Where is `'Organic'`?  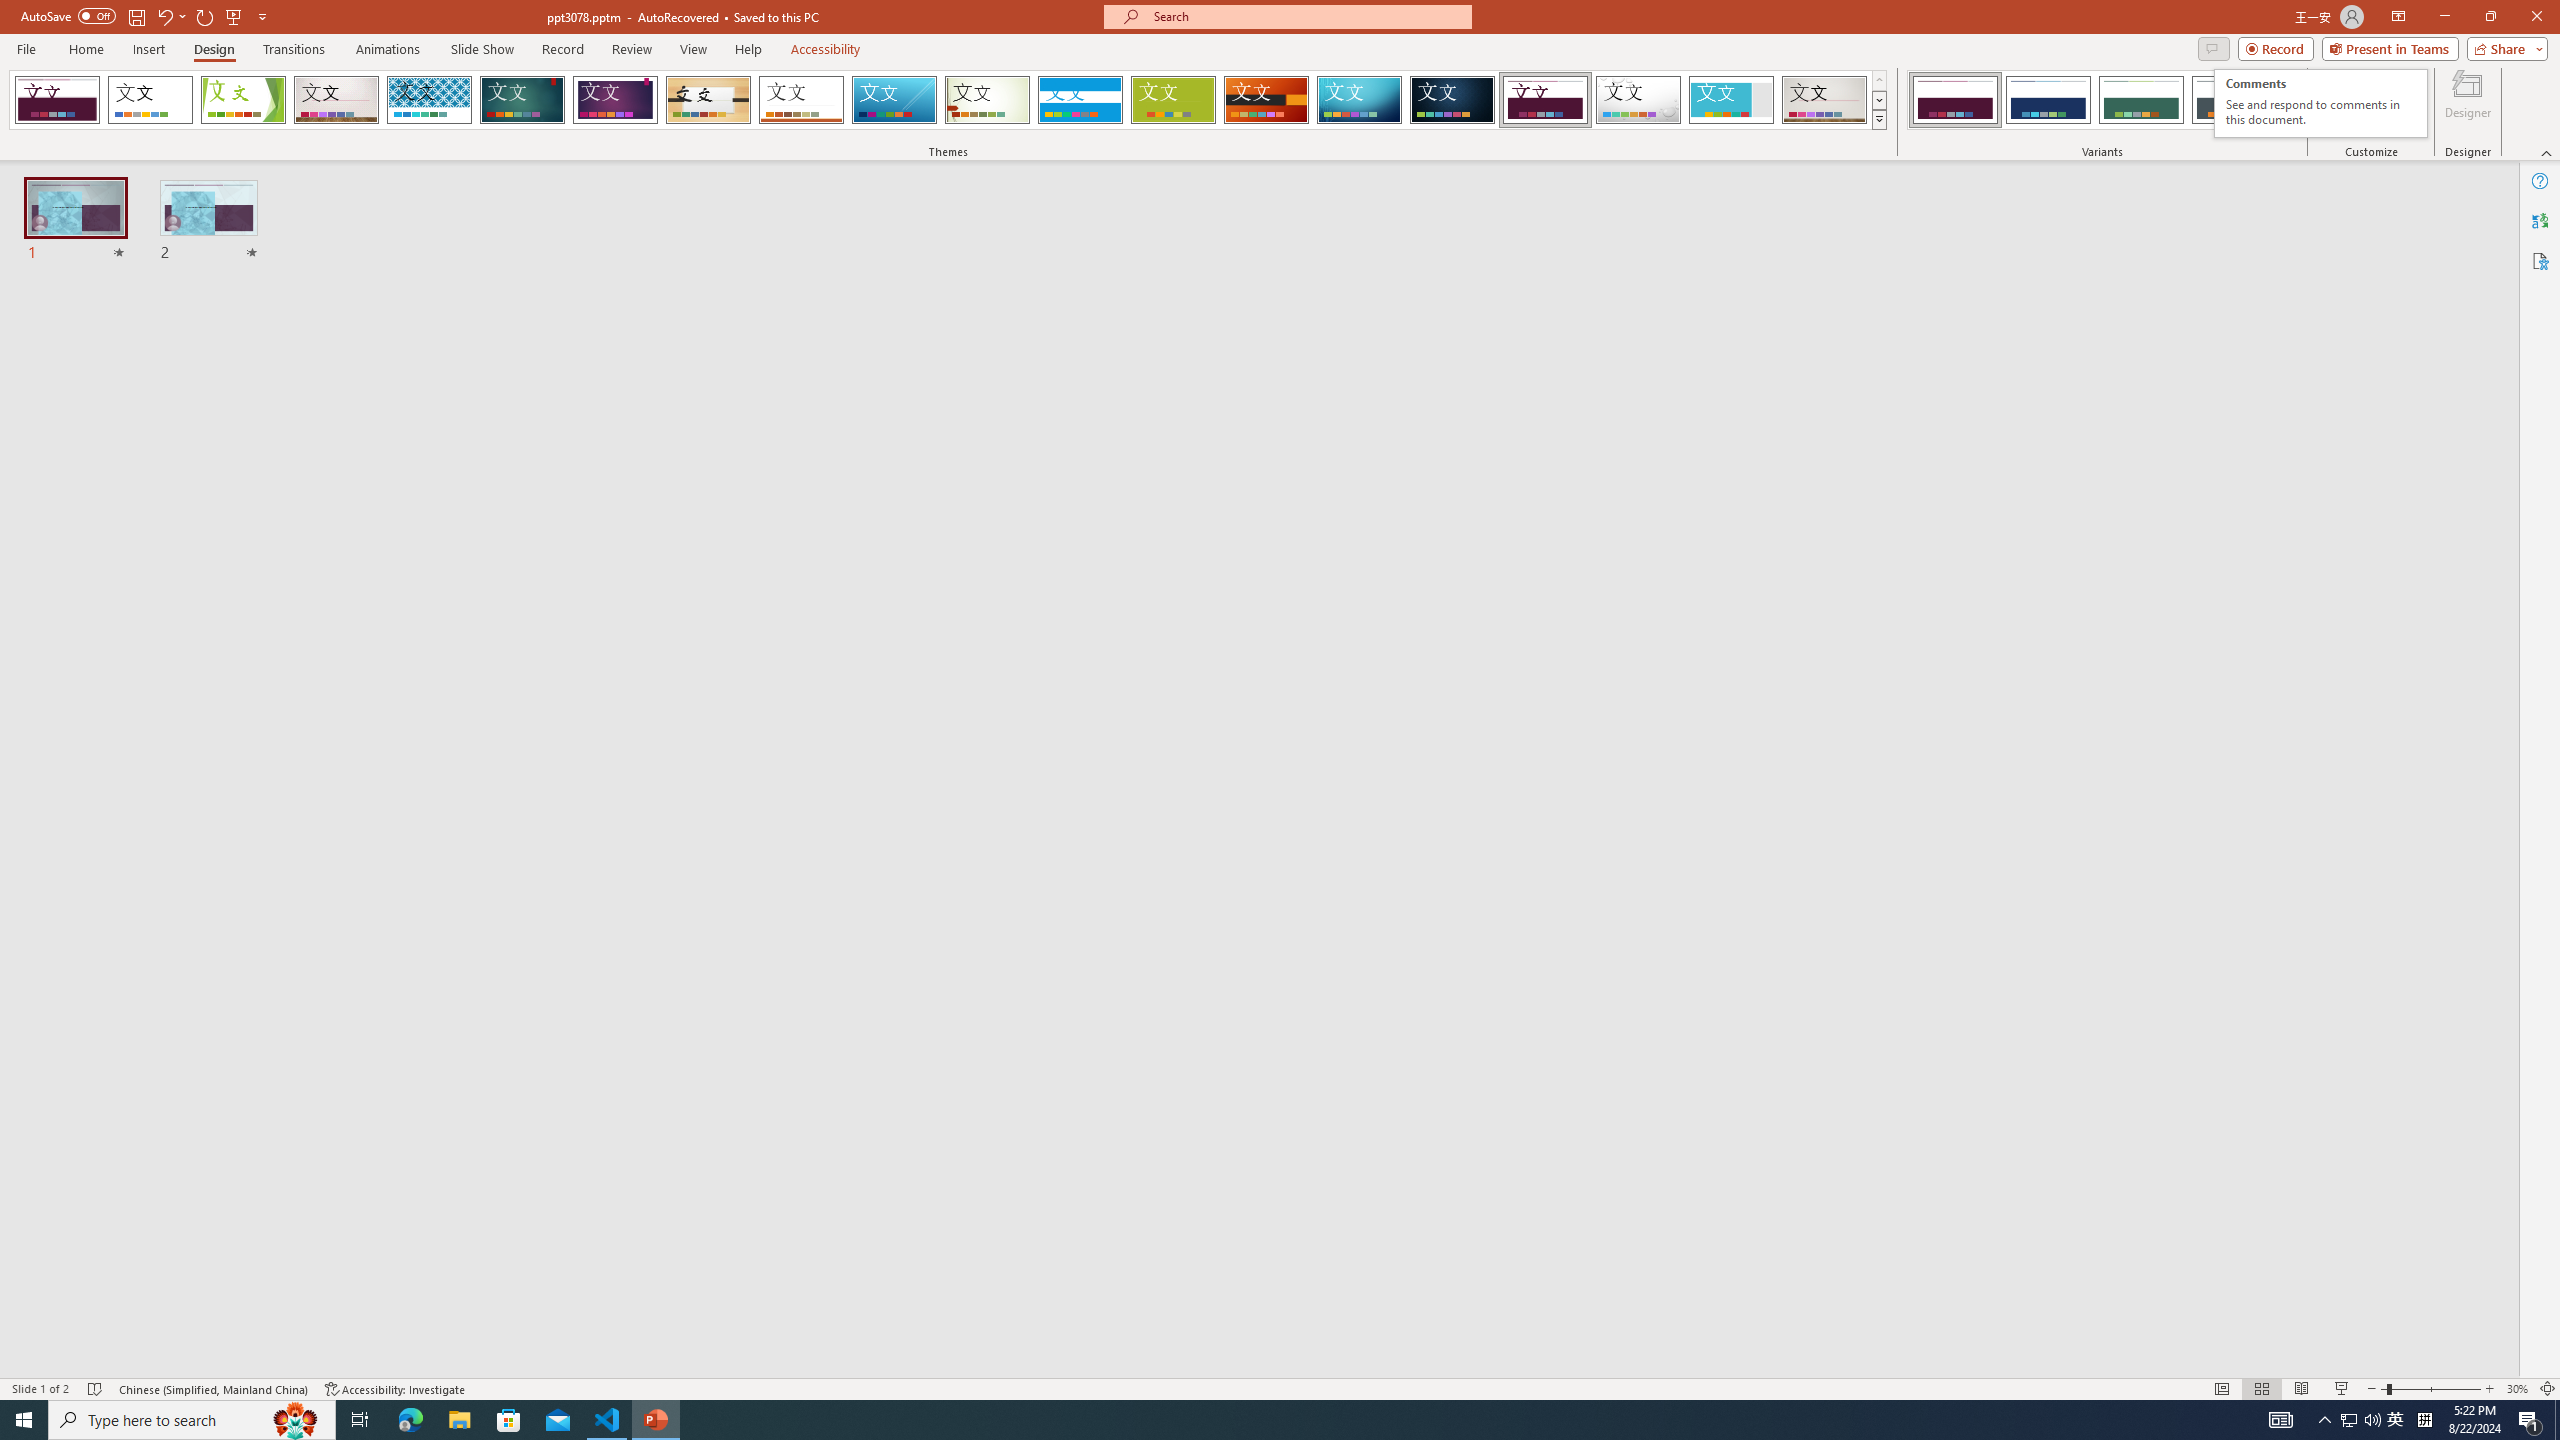
'Organic' is located at coordinates (800, 99).